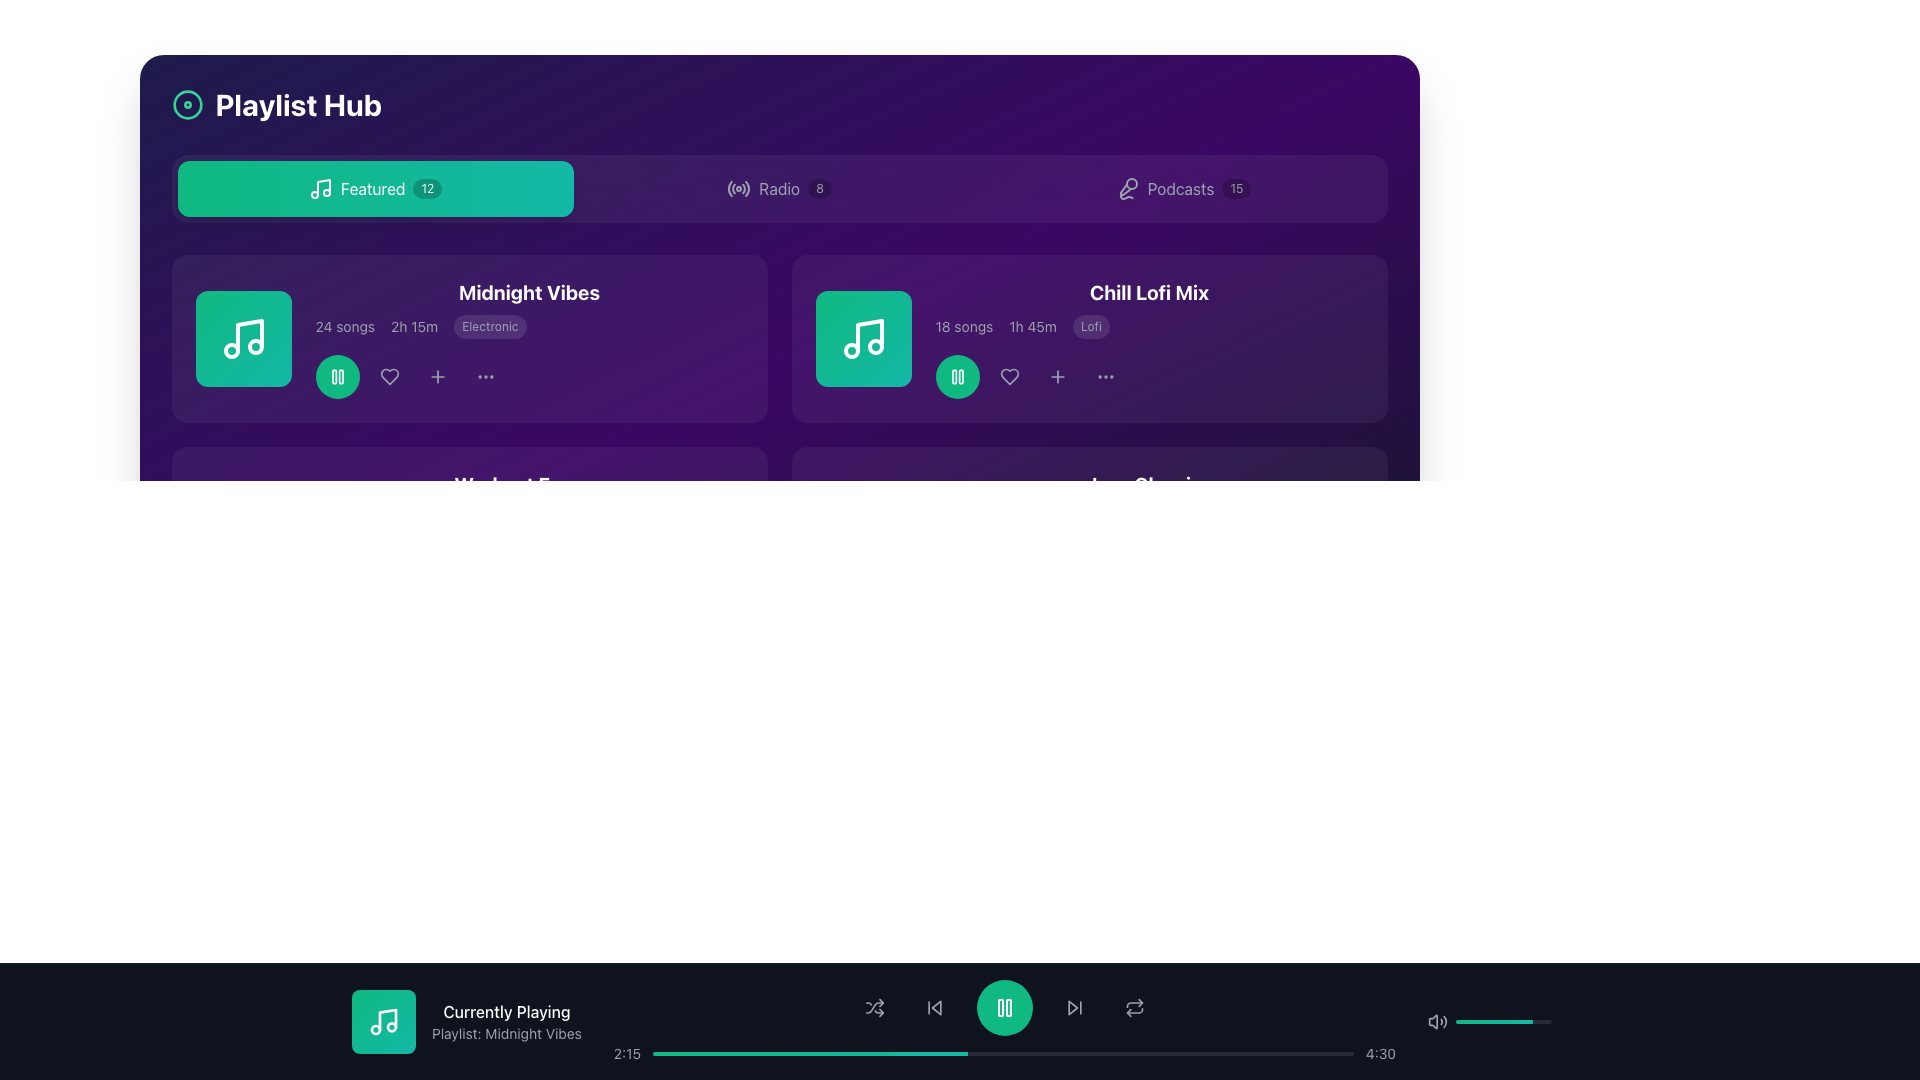  I want to click on individual metadata pieces in the text group displaying '24 songs', '2h 15m', and 'Electronic' located beneath the title 'Midnight Vibes' in the playlist card, so click(529, 326).